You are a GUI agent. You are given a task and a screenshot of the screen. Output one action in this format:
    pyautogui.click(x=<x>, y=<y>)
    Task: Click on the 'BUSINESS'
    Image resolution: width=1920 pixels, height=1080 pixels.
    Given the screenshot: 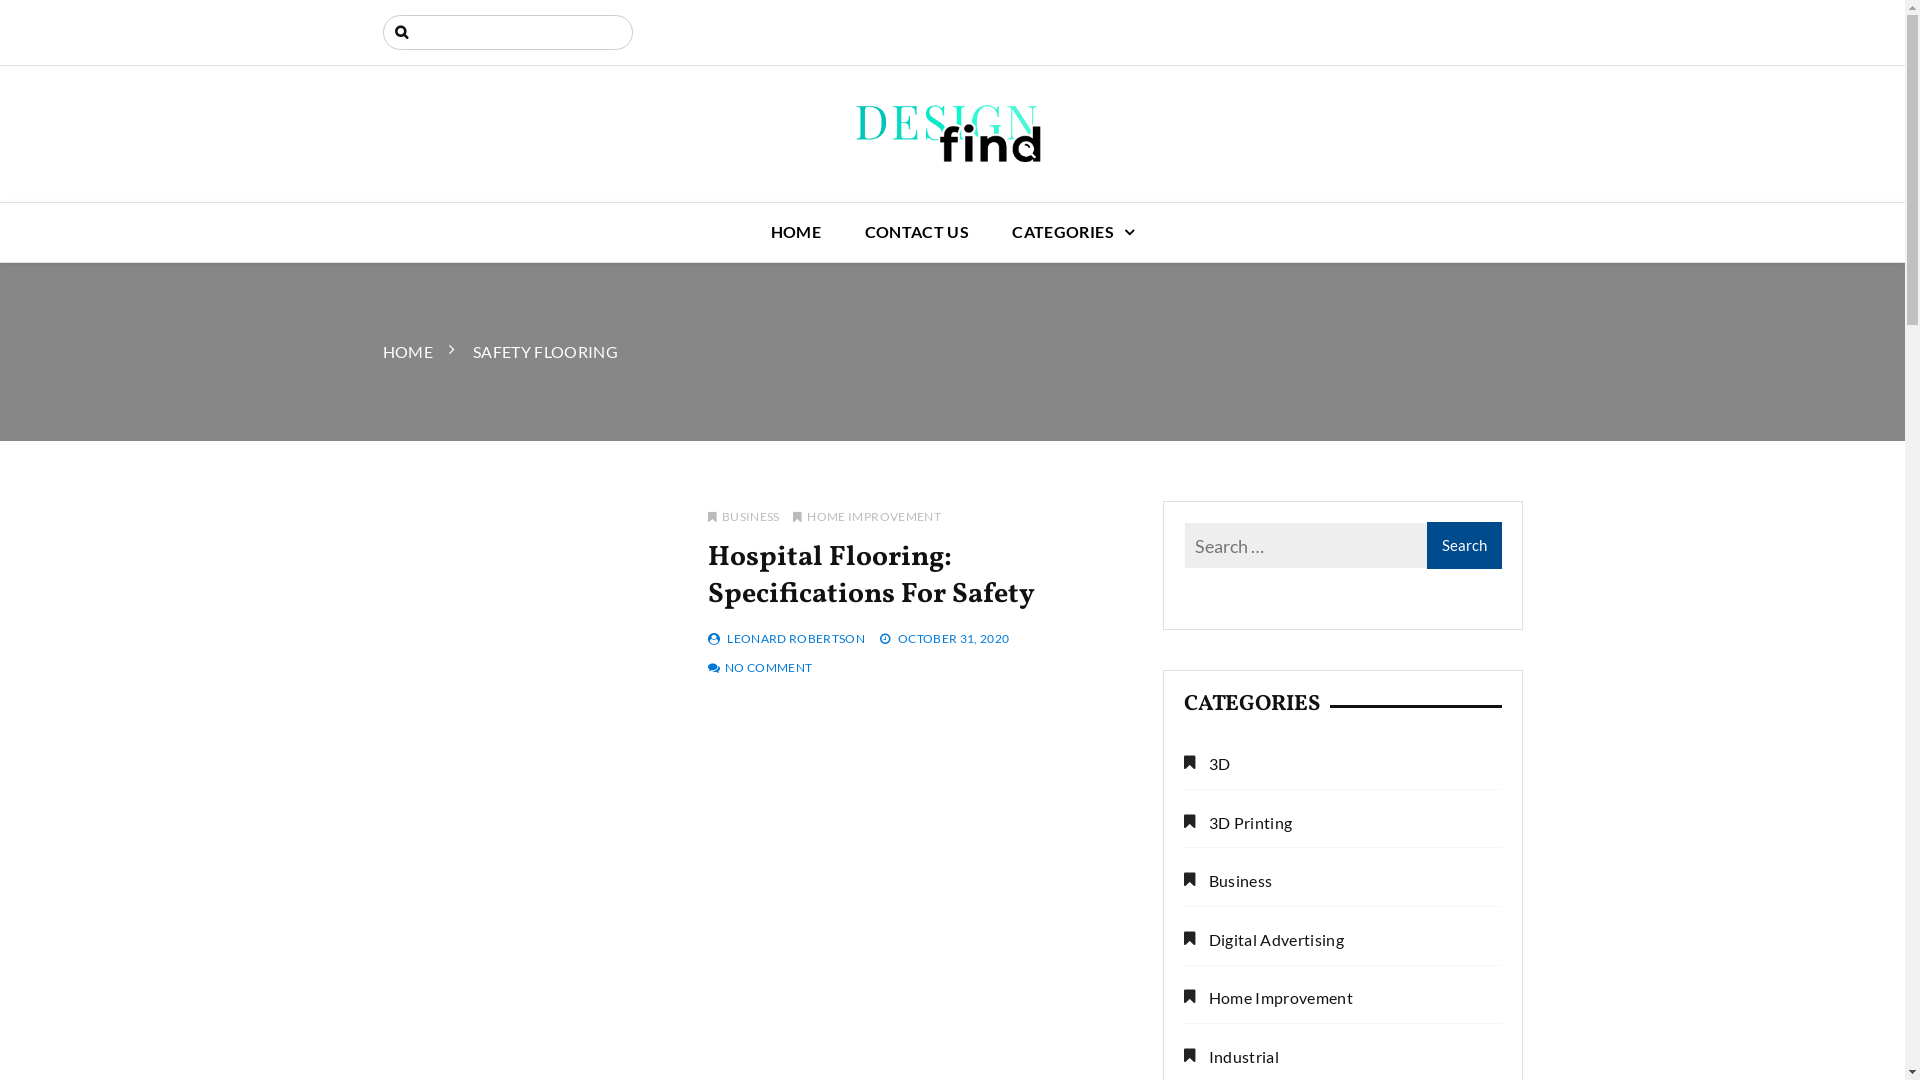 What is the action you would take?
    pyautogui.click(x=743, y=515)
    